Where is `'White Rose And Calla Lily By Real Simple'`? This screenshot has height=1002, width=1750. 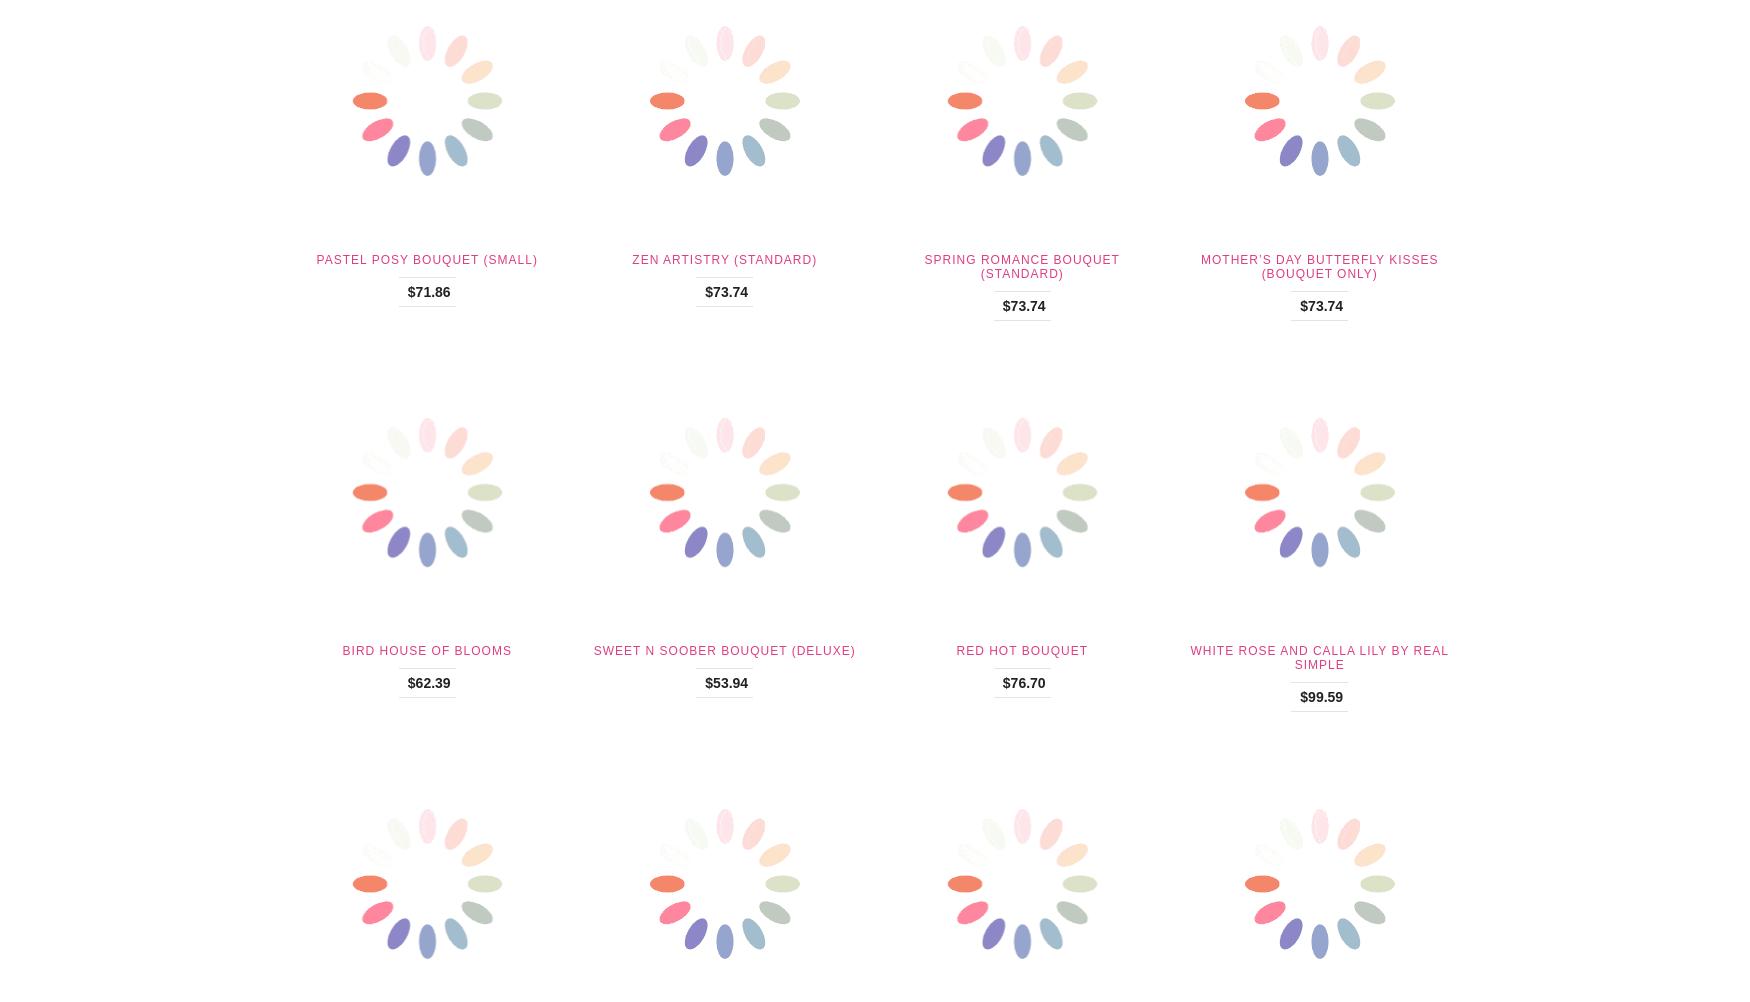
'White Rose And Calla Lily By Real Simple' is located at coordinates (1318, 657).